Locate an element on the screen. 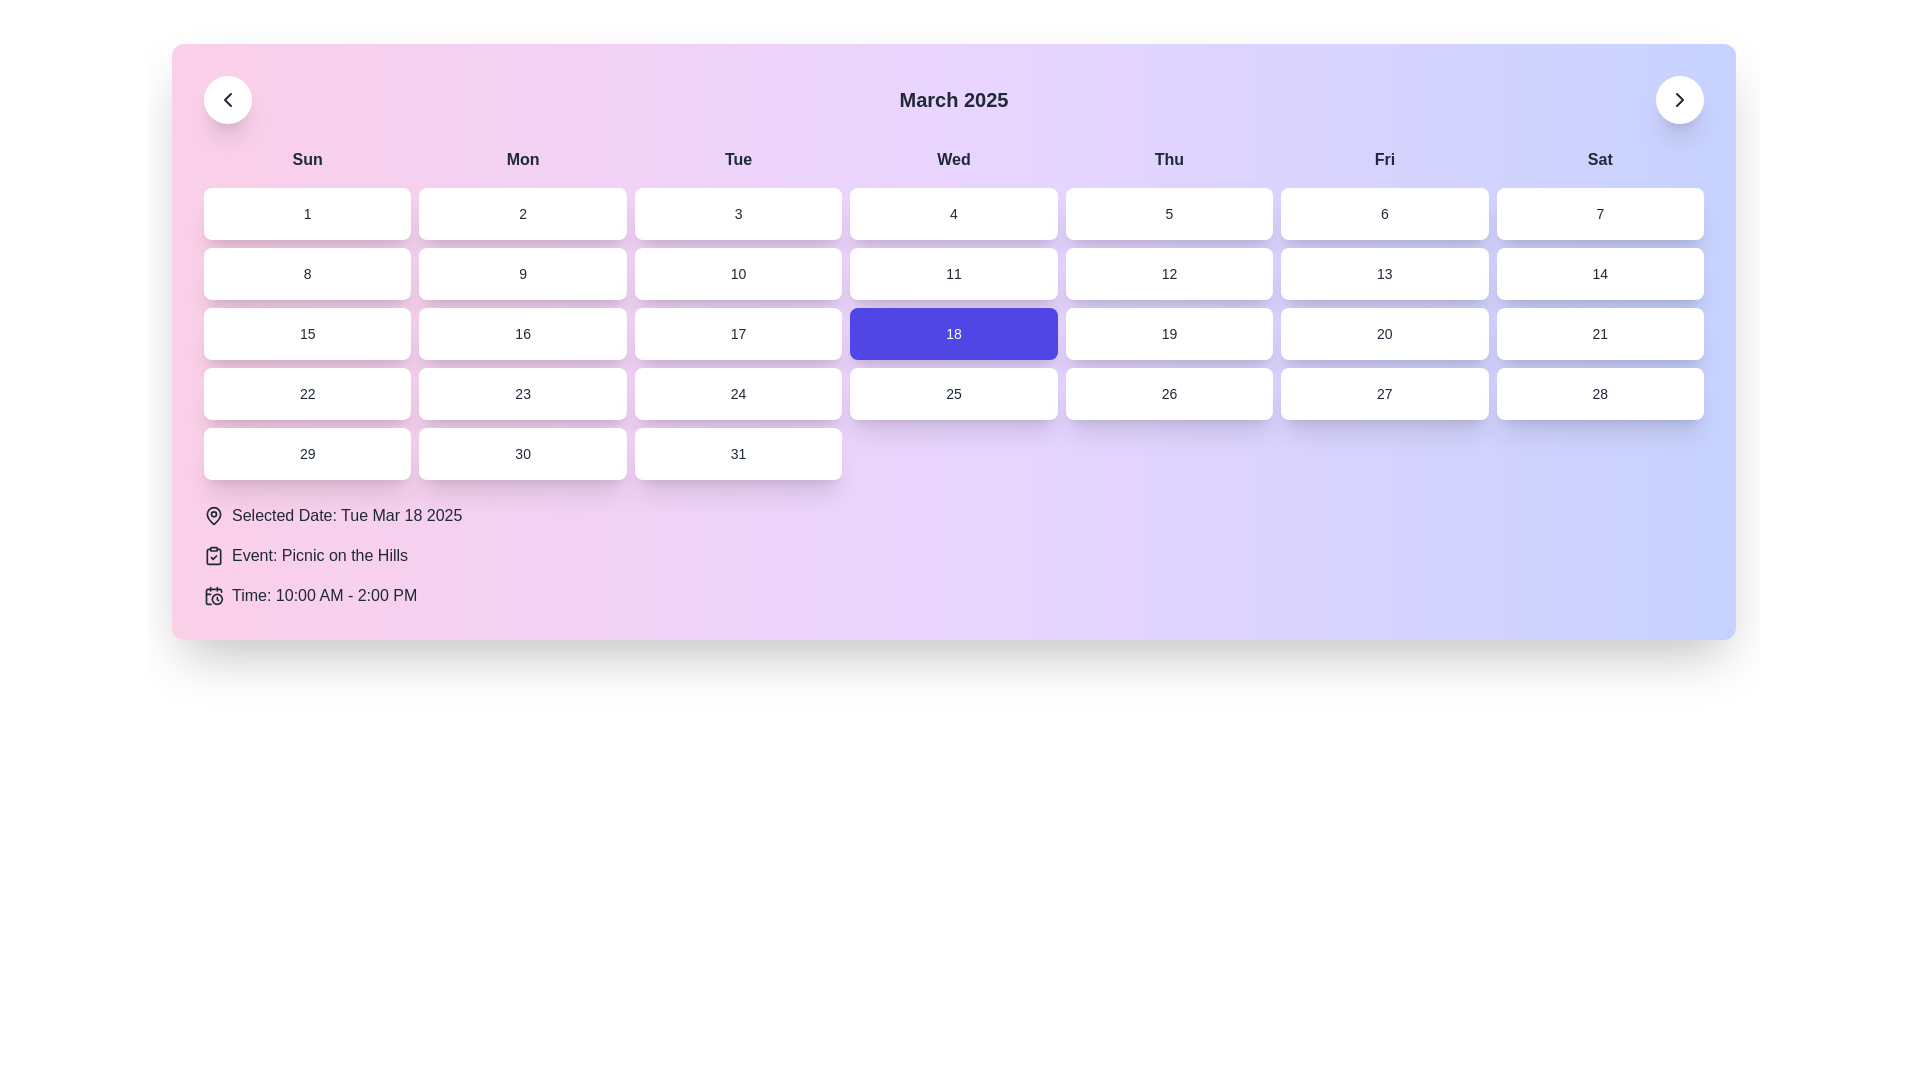 This screenshot has height=1080, width=1920. the rectangular button with rounded corners displaying the number '18' in the 4th column of the 3rd row, which represents 'Wednesday' is located at coordinates (953, 333).